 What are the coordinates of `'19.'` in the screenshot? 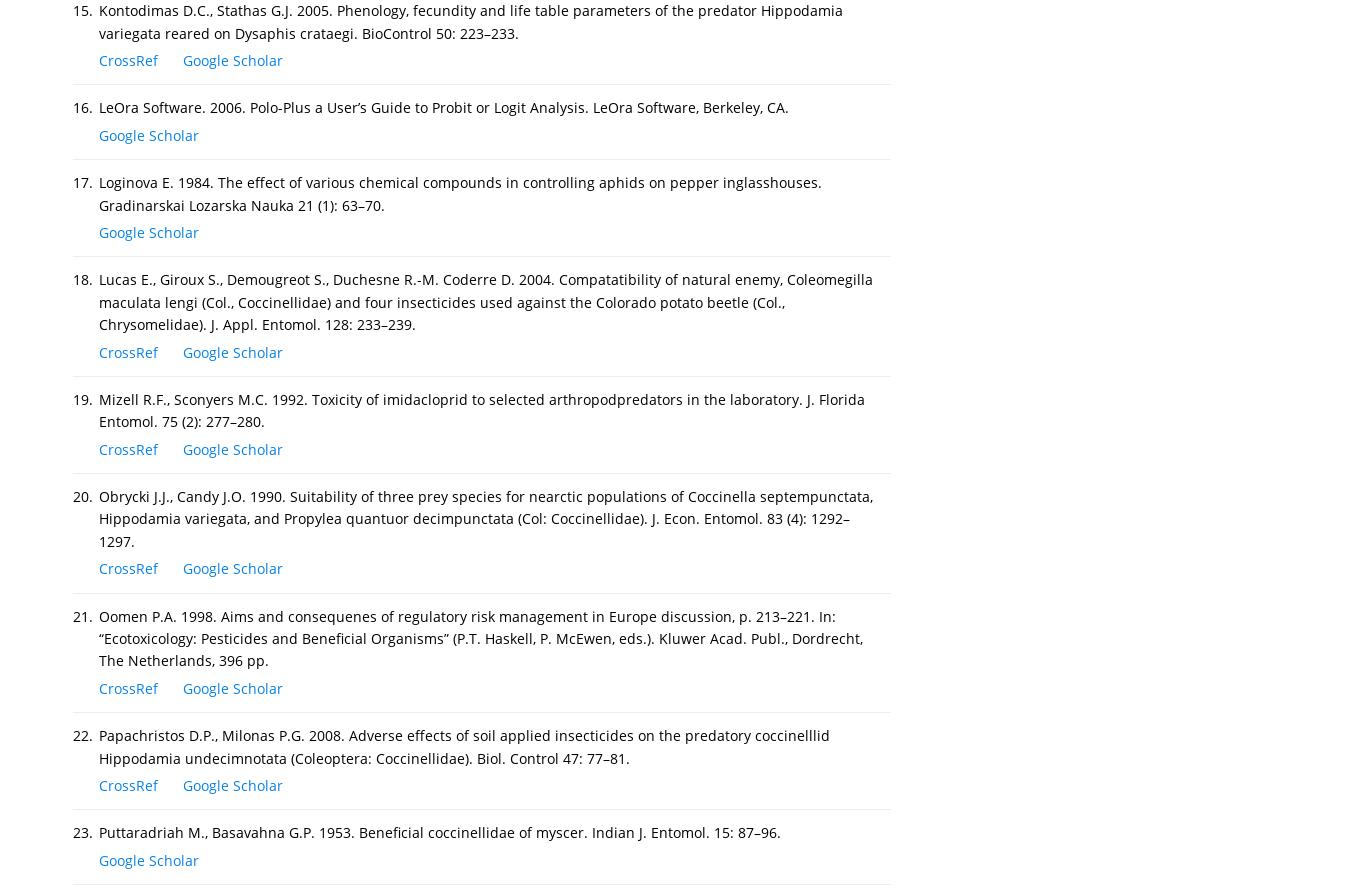 It's located at (72, 397).